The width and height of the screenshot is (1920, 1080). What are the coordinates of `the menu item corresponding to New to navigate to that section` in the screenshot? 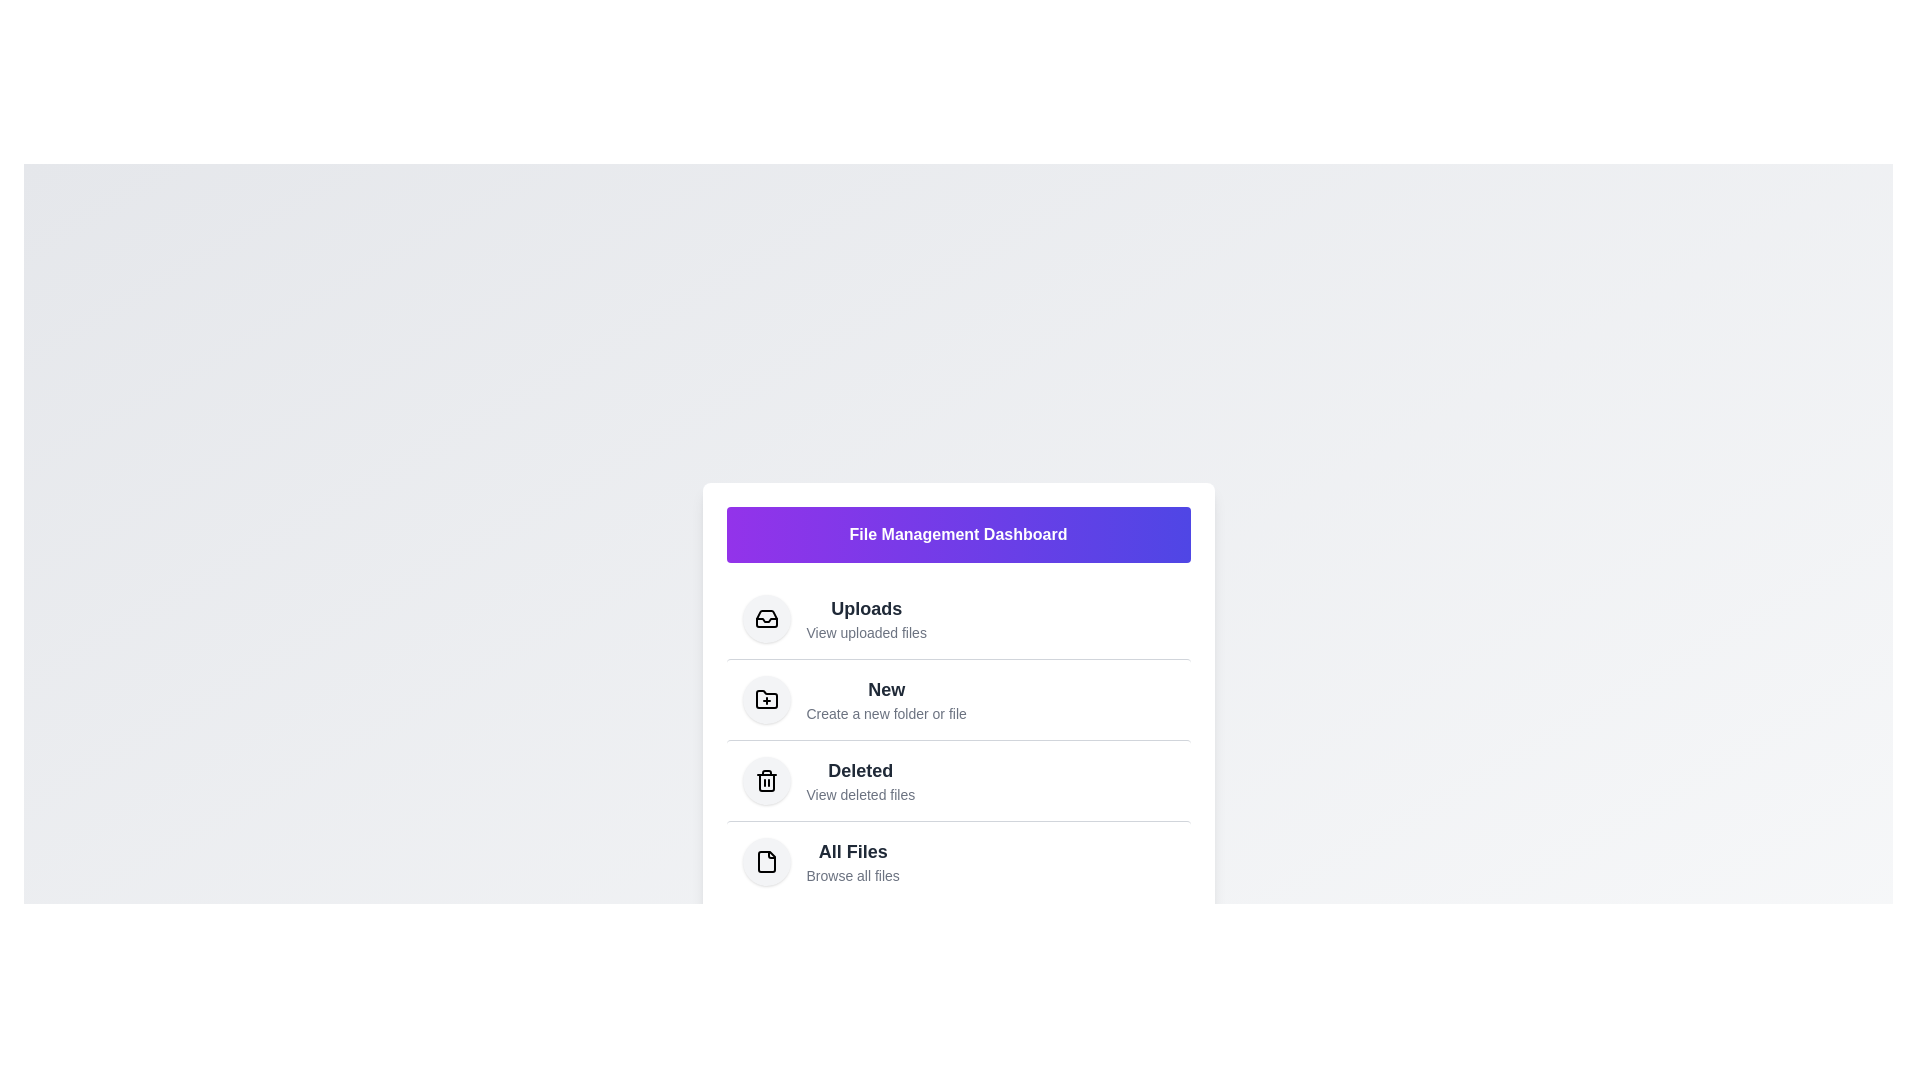 It's located at (885, 698).